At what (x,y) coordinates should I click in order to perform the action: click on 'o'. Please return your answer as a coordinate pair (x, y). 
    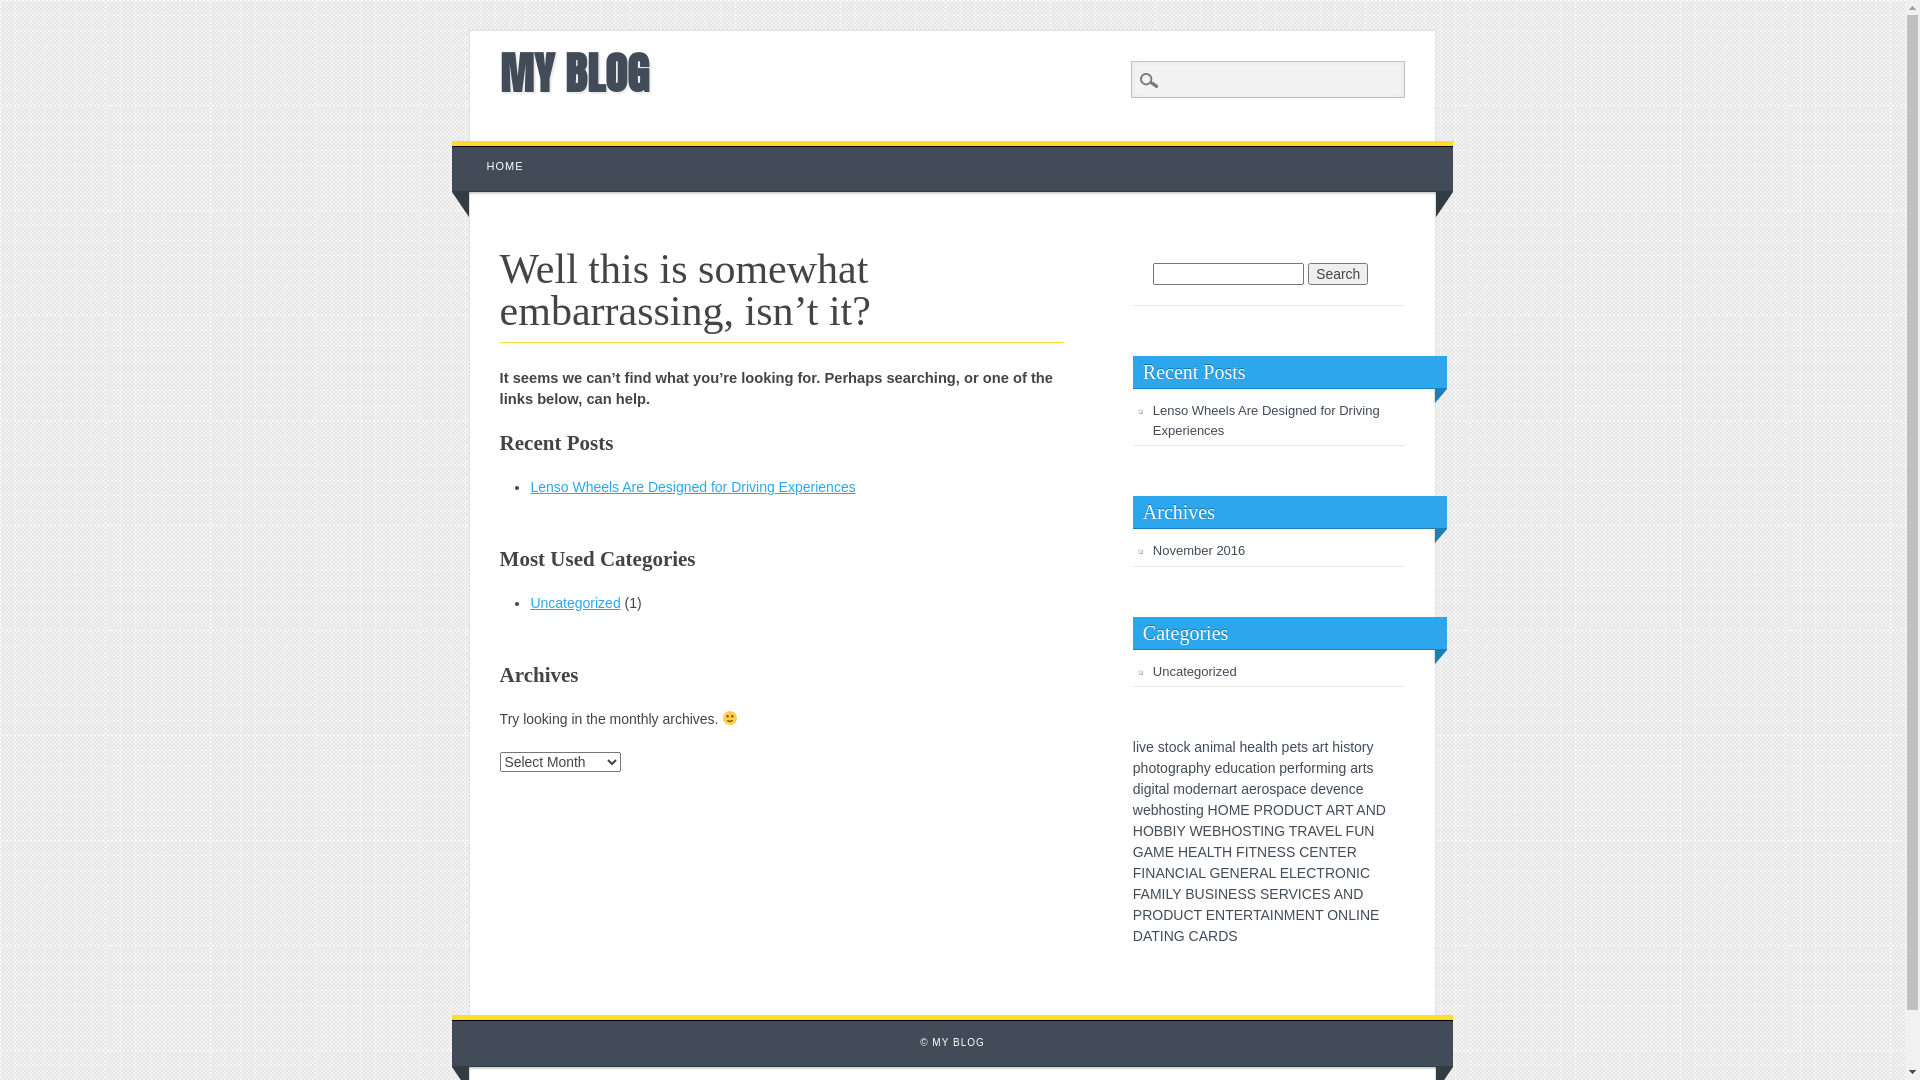
    Looking at the image, I should click on (1163, 766).